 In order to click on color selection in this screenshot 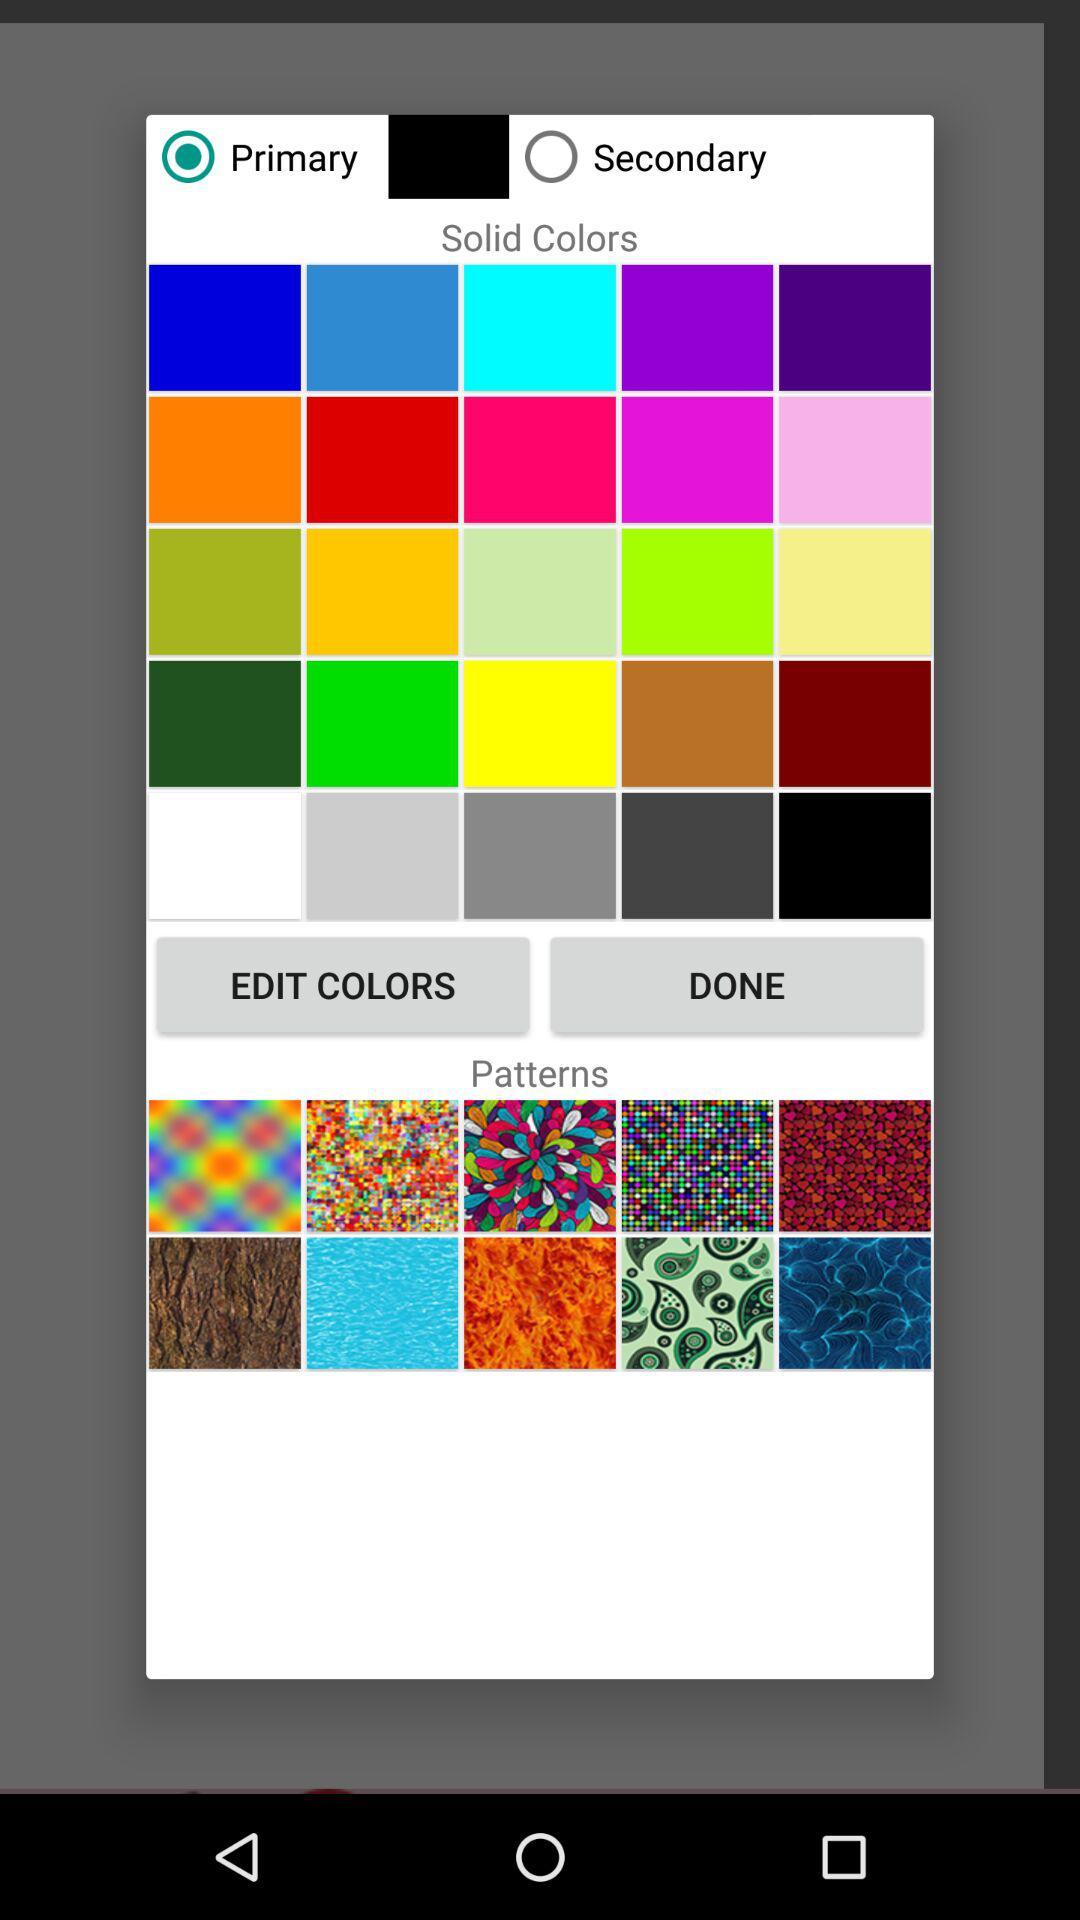, I will do `click(696, 722)`.